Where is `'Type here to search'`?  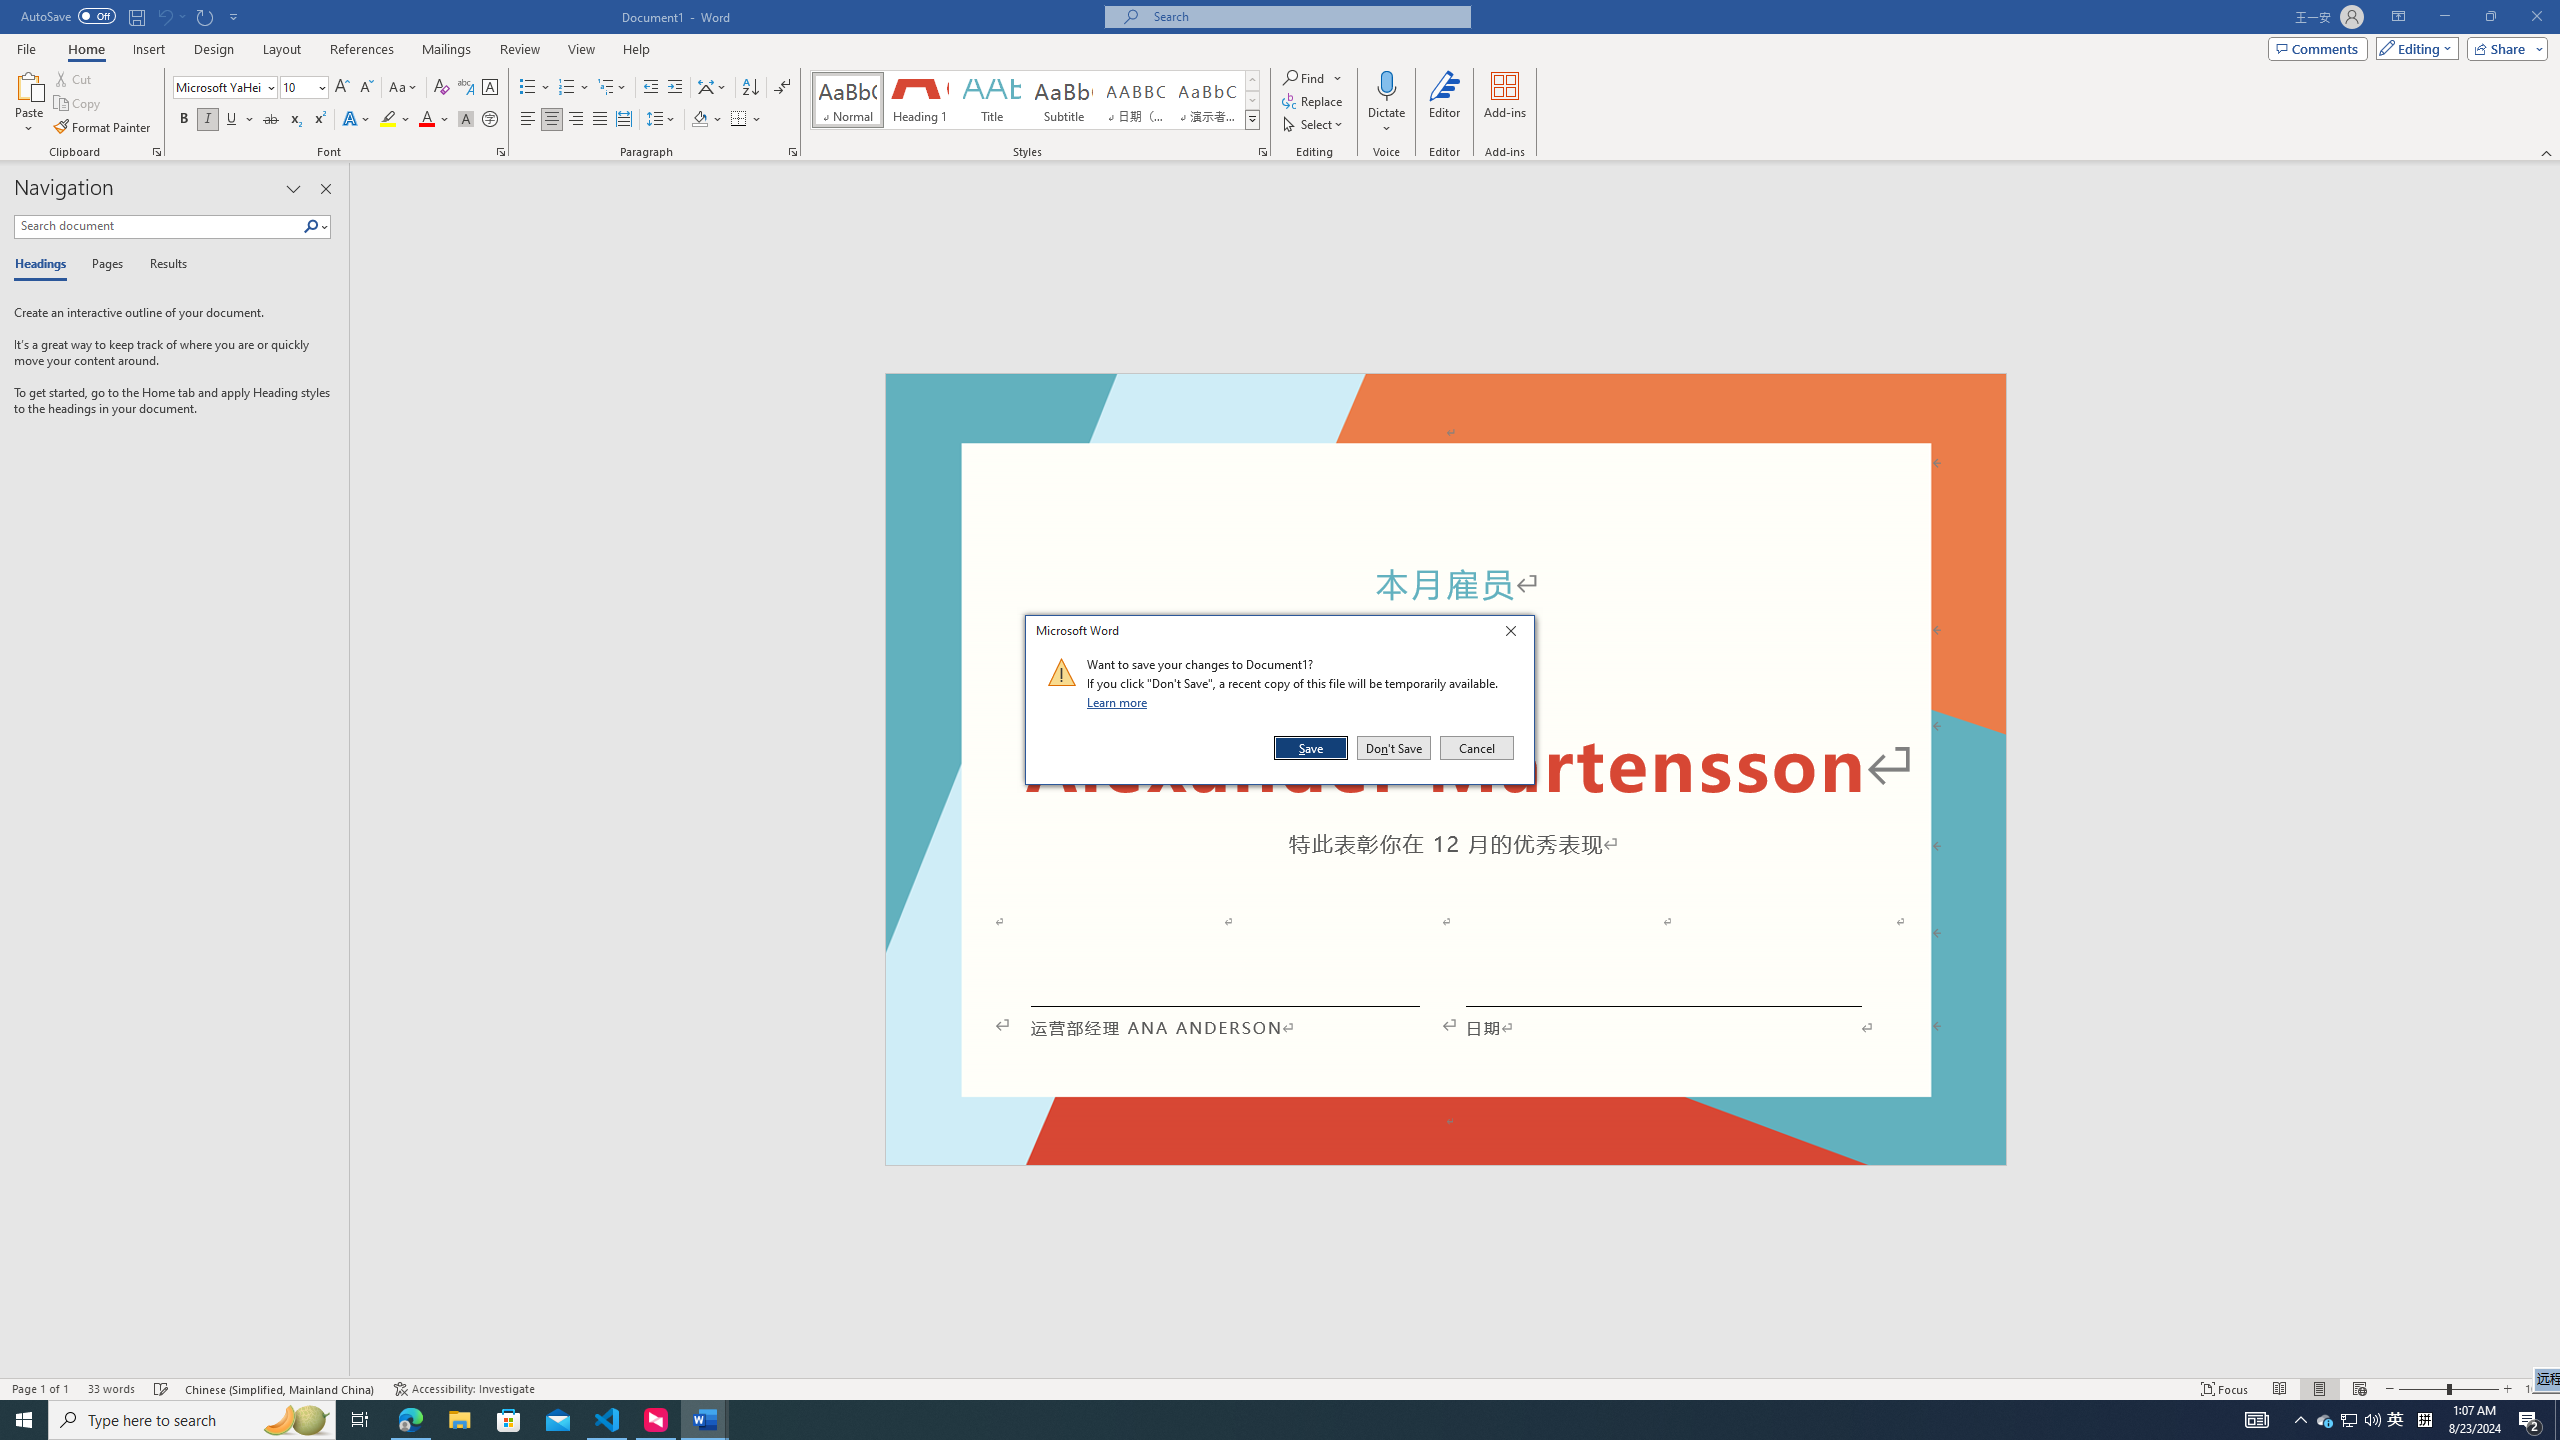
'Type here to search' is located at coordinates (191, 1418).